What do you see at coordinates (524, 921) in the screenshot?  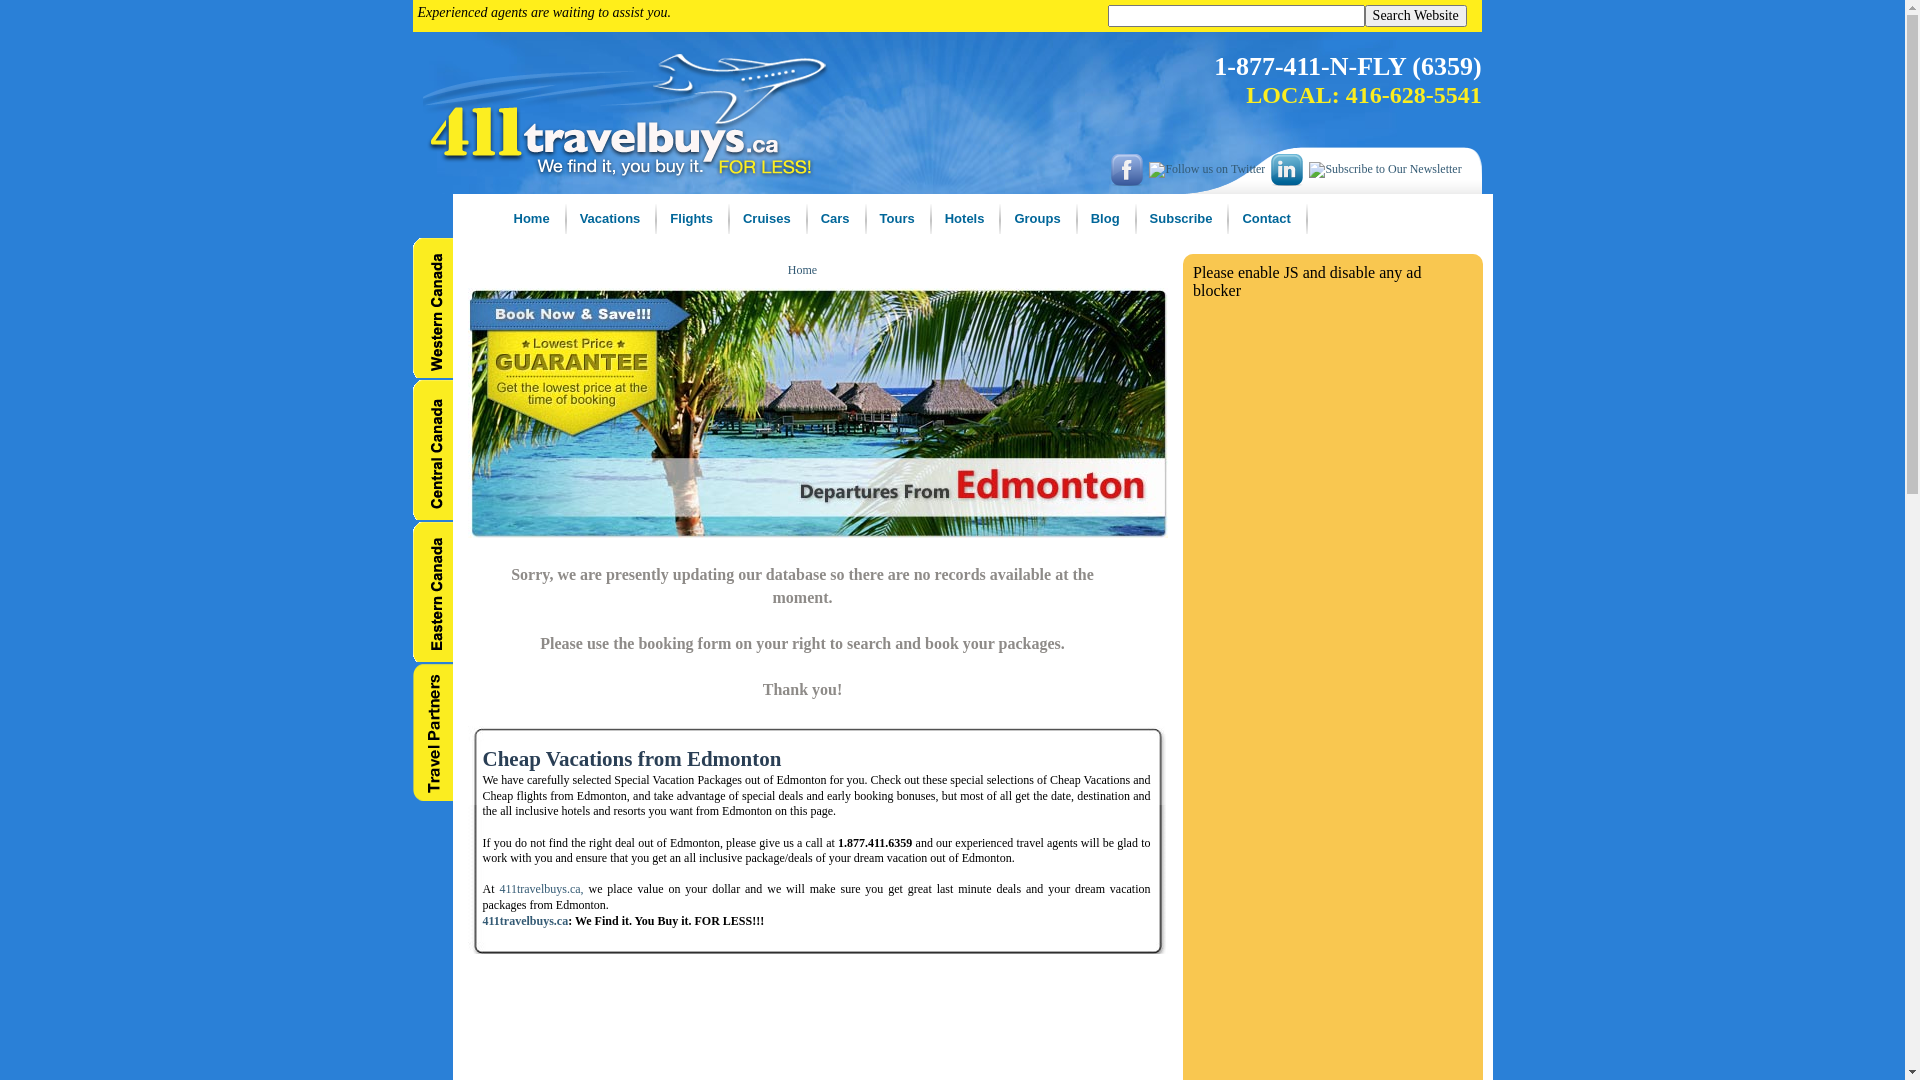 I see `'411travelbuys.ca'` at bounding box center [524, 921].